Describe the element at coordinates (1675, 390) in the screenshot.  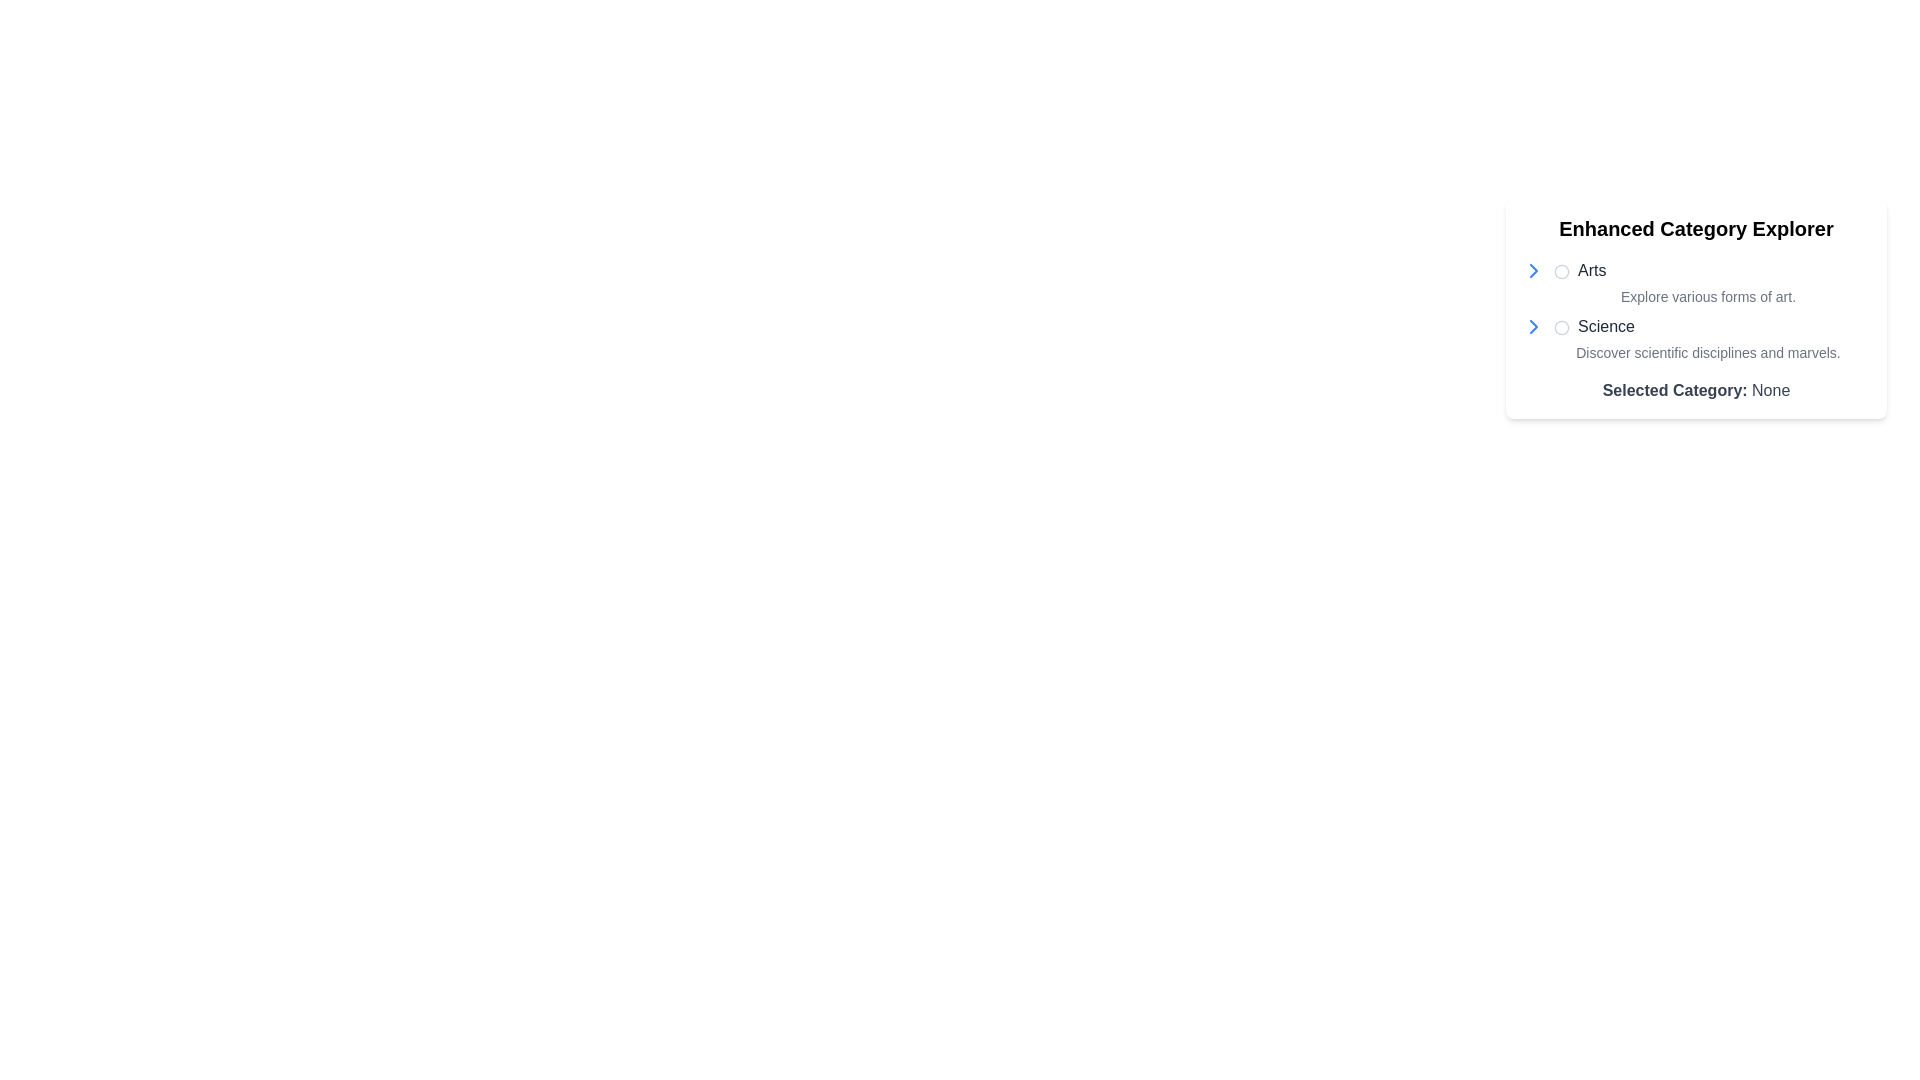
I see `the text label displaying 'Selected Category:' to check for any tooltip that may appear` at that location.